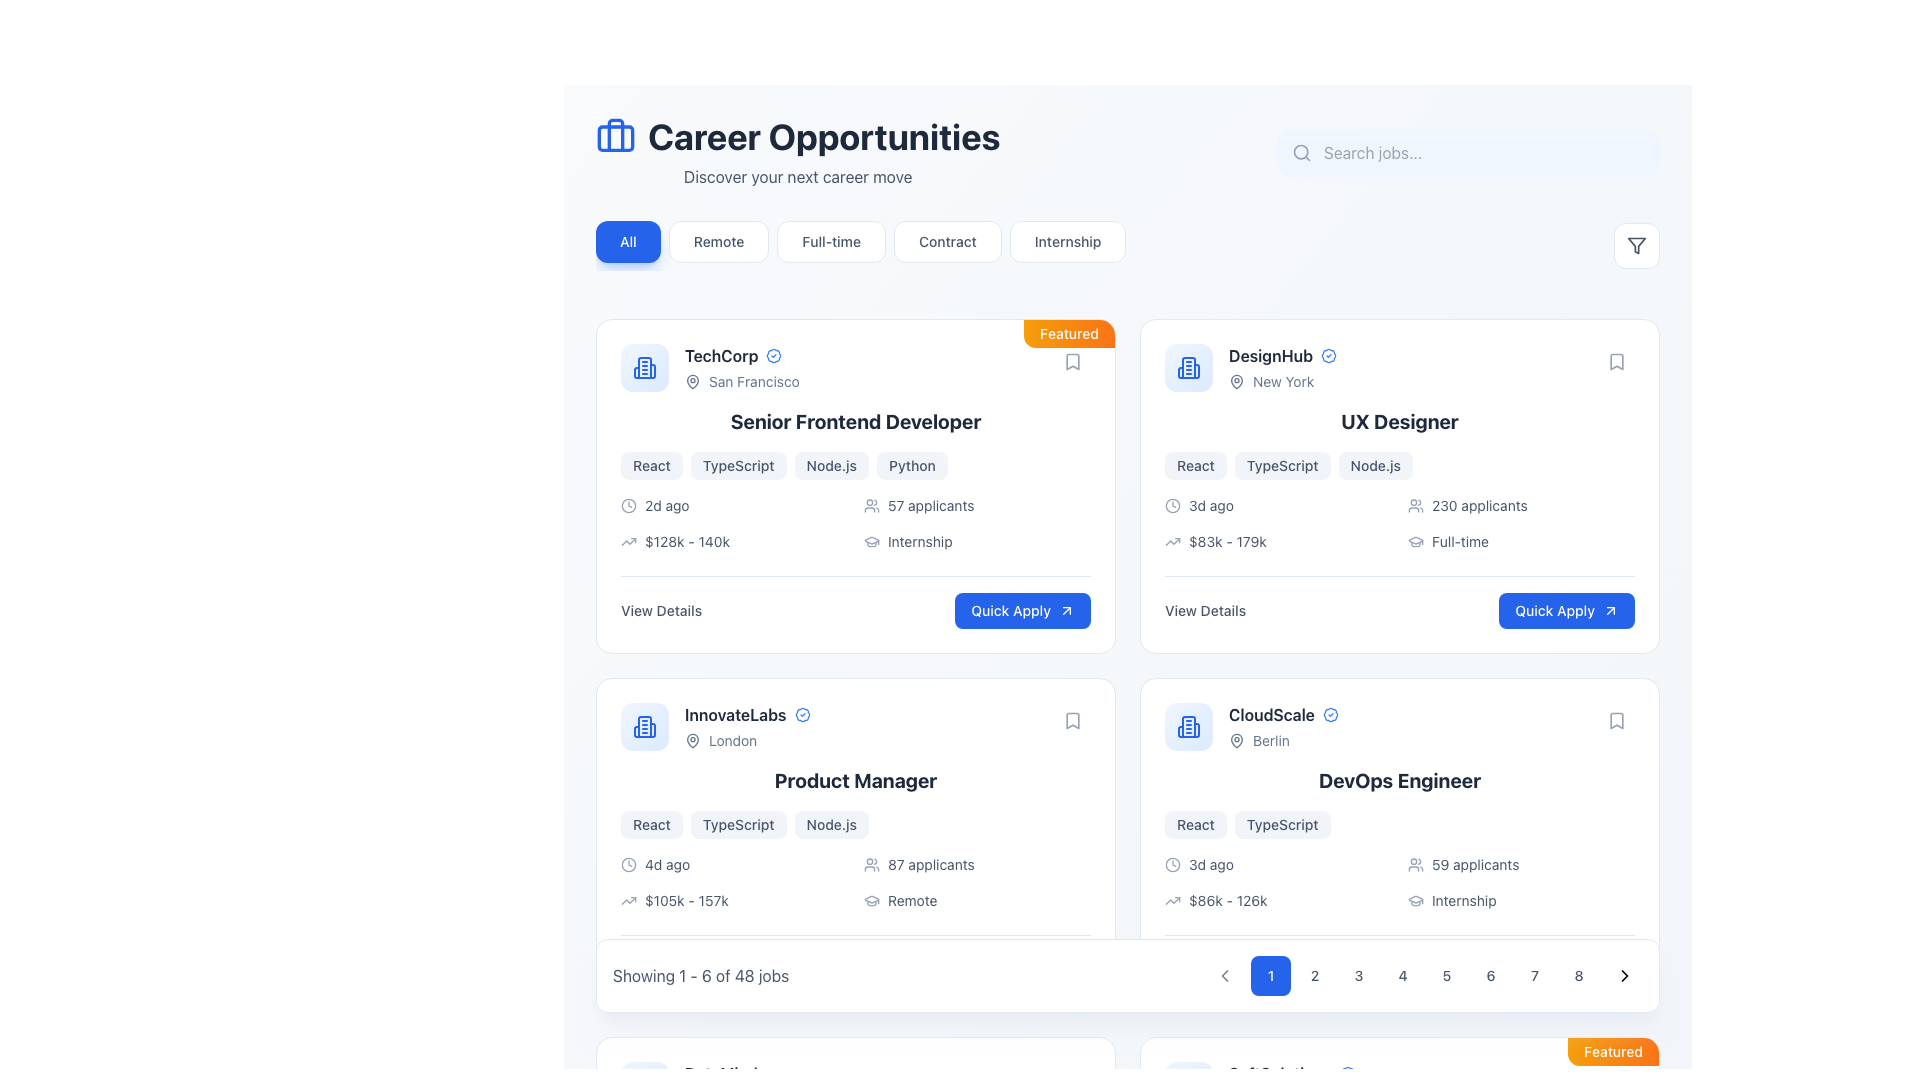  Describe the element at coordinates (1250, 367) in the screenshot. I see `the 'DesignHub' label and icon group, which includes a blue building icon, a checkmark badge, and a pin icon next to the location 'New York'. This element is located in the upper half of the 'UX Designer' card` at that location.